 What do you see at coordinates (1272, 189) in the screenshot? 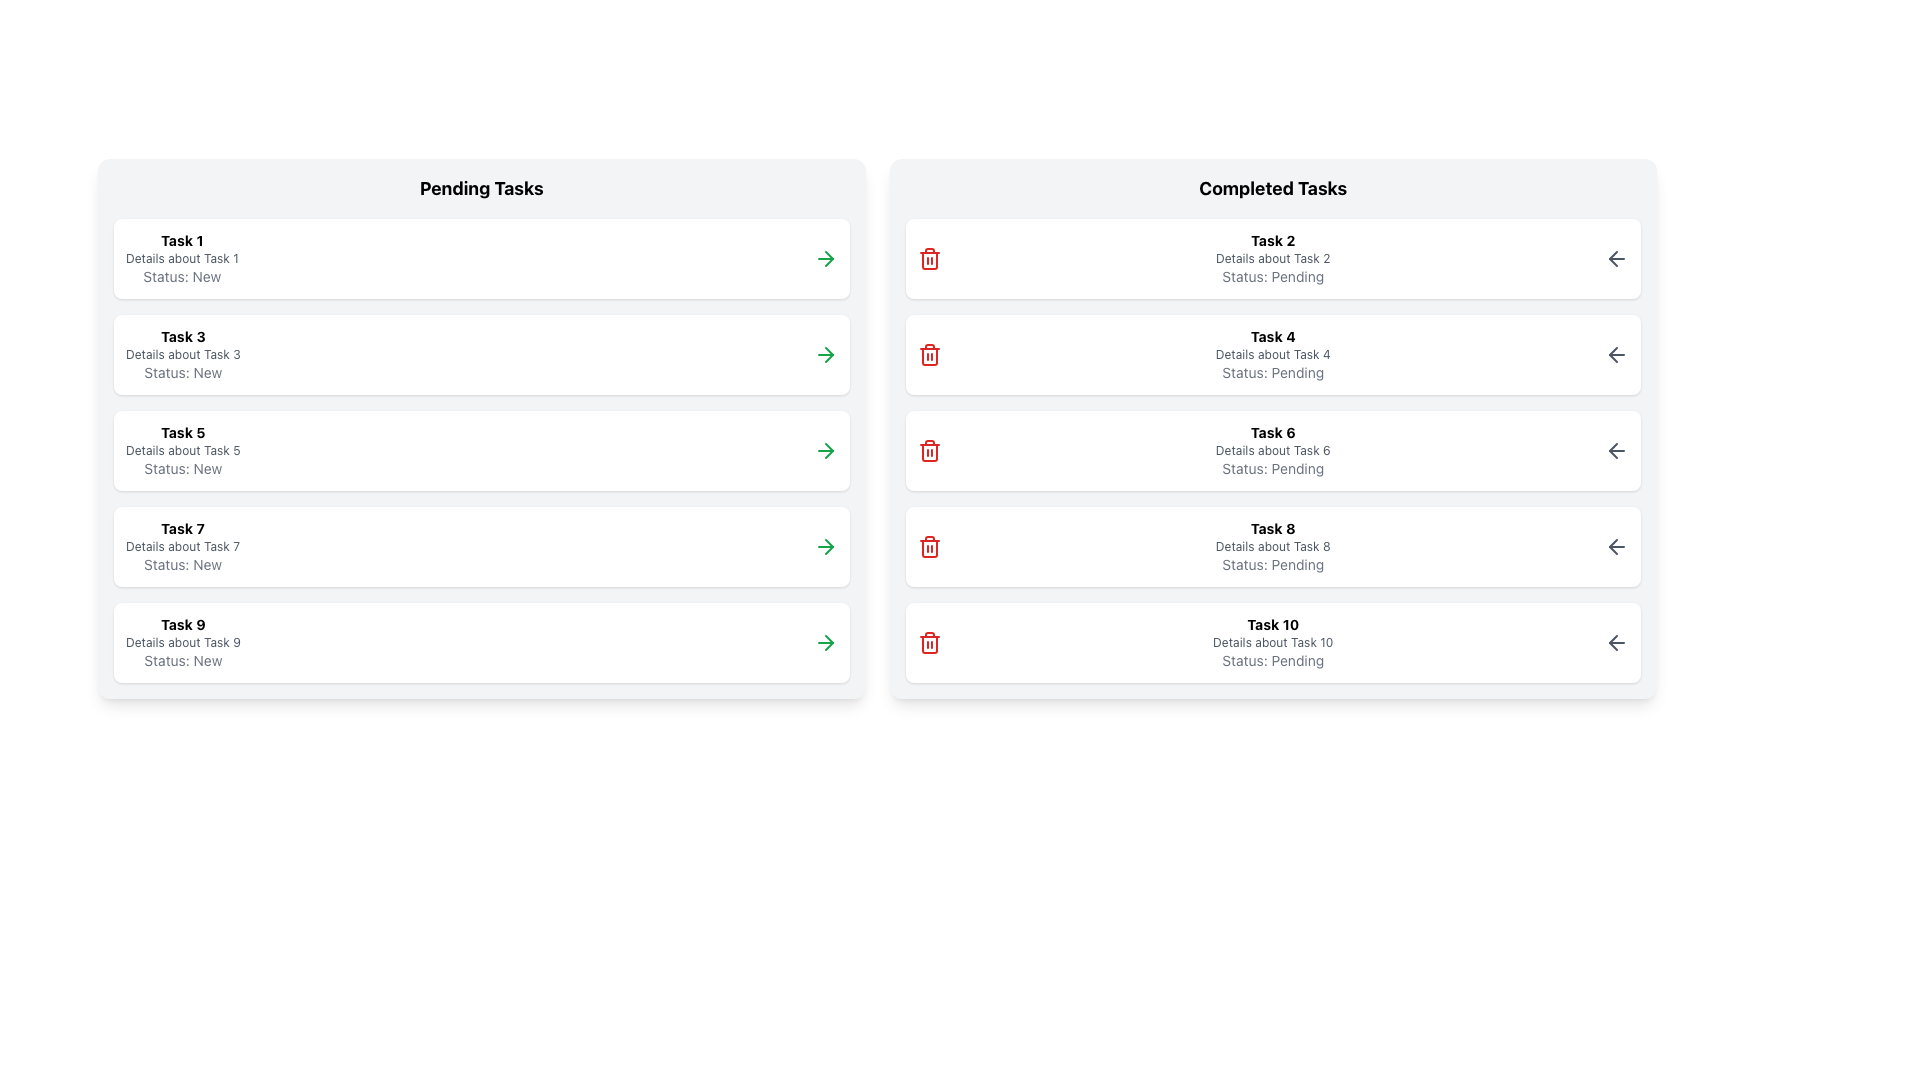
I see `the 'Completed Tasks' text label located at the upper part of the right panel, indicating the section for completed tasks` at bounding box center [1272, 189].